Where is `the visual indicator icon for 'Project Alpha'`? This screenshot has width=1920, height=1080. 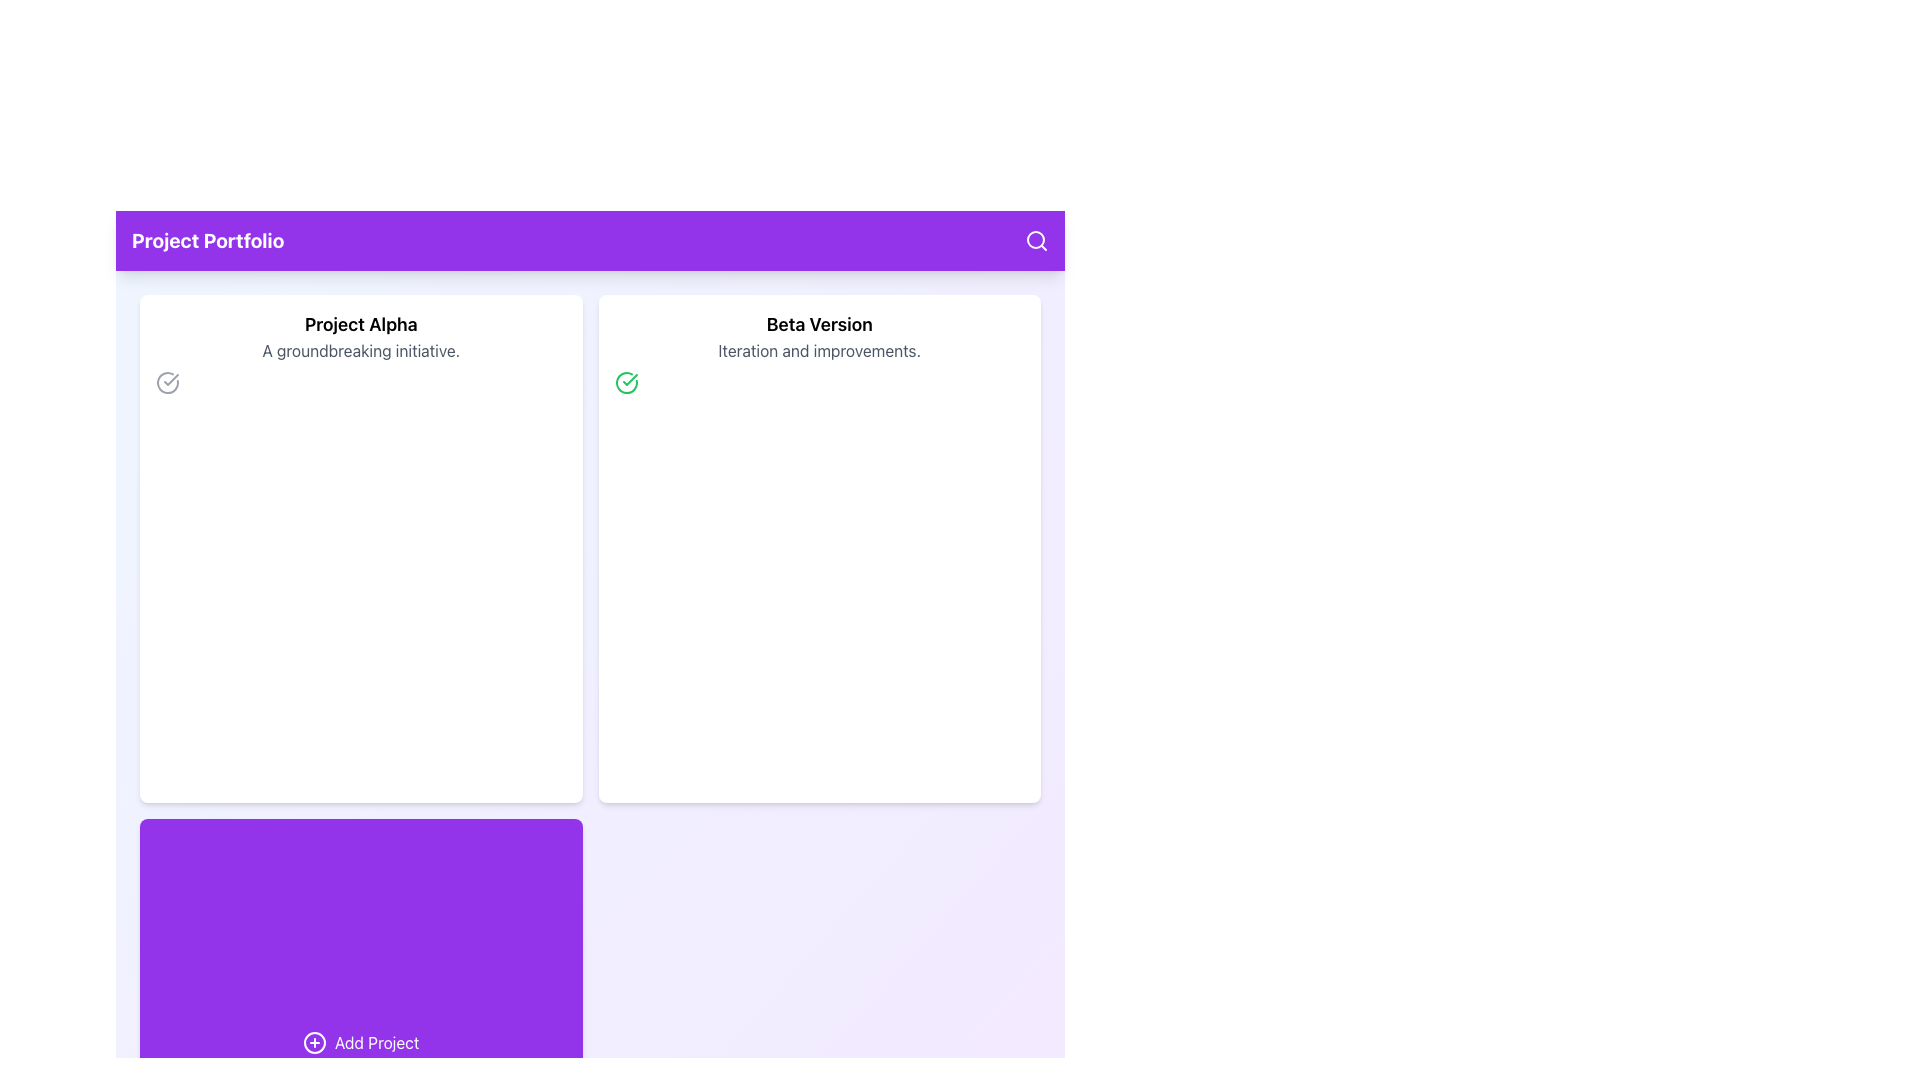 the visual indicator icon for 'Project Alpha' is located at coordinates (168, 382).